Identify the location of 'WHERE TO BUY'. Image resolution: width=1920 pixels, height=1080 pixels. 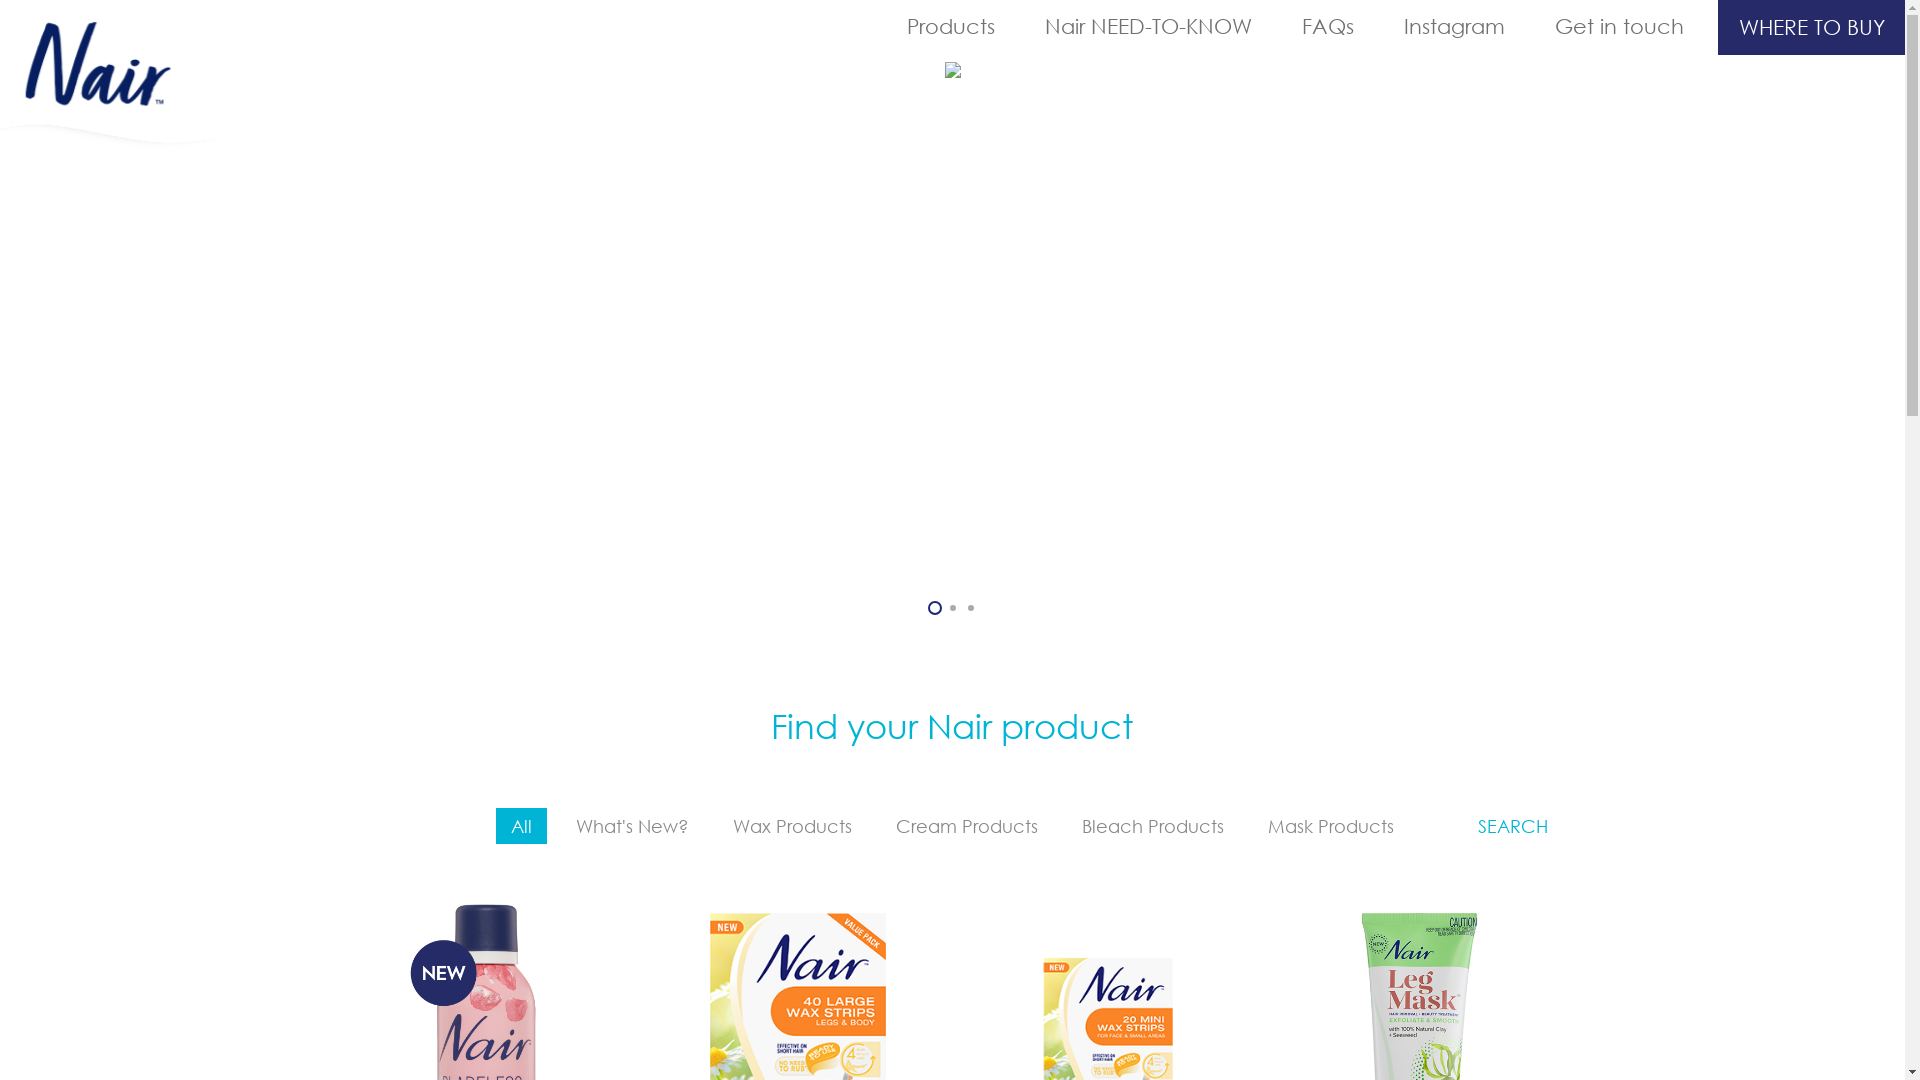
(1811, 27).